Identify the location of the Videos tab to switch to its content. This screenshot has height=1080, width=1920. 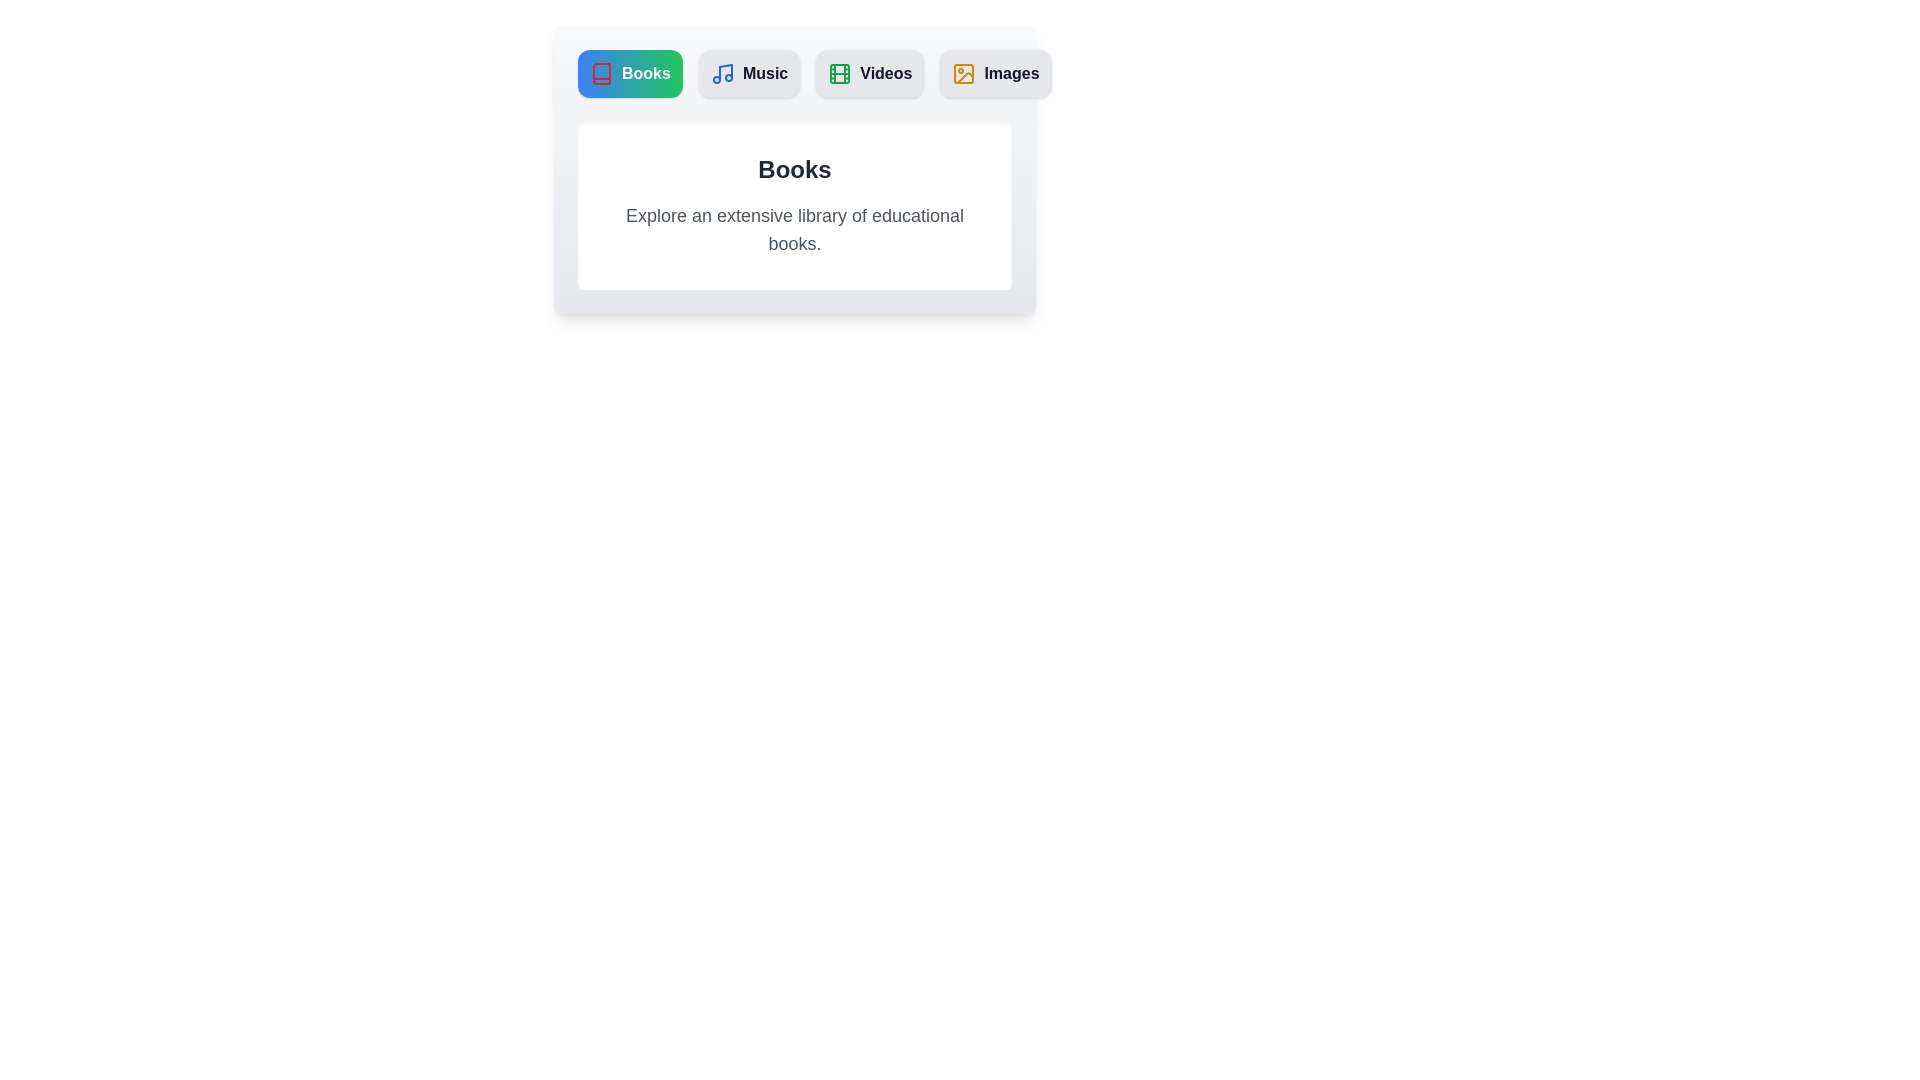
(869, 72).